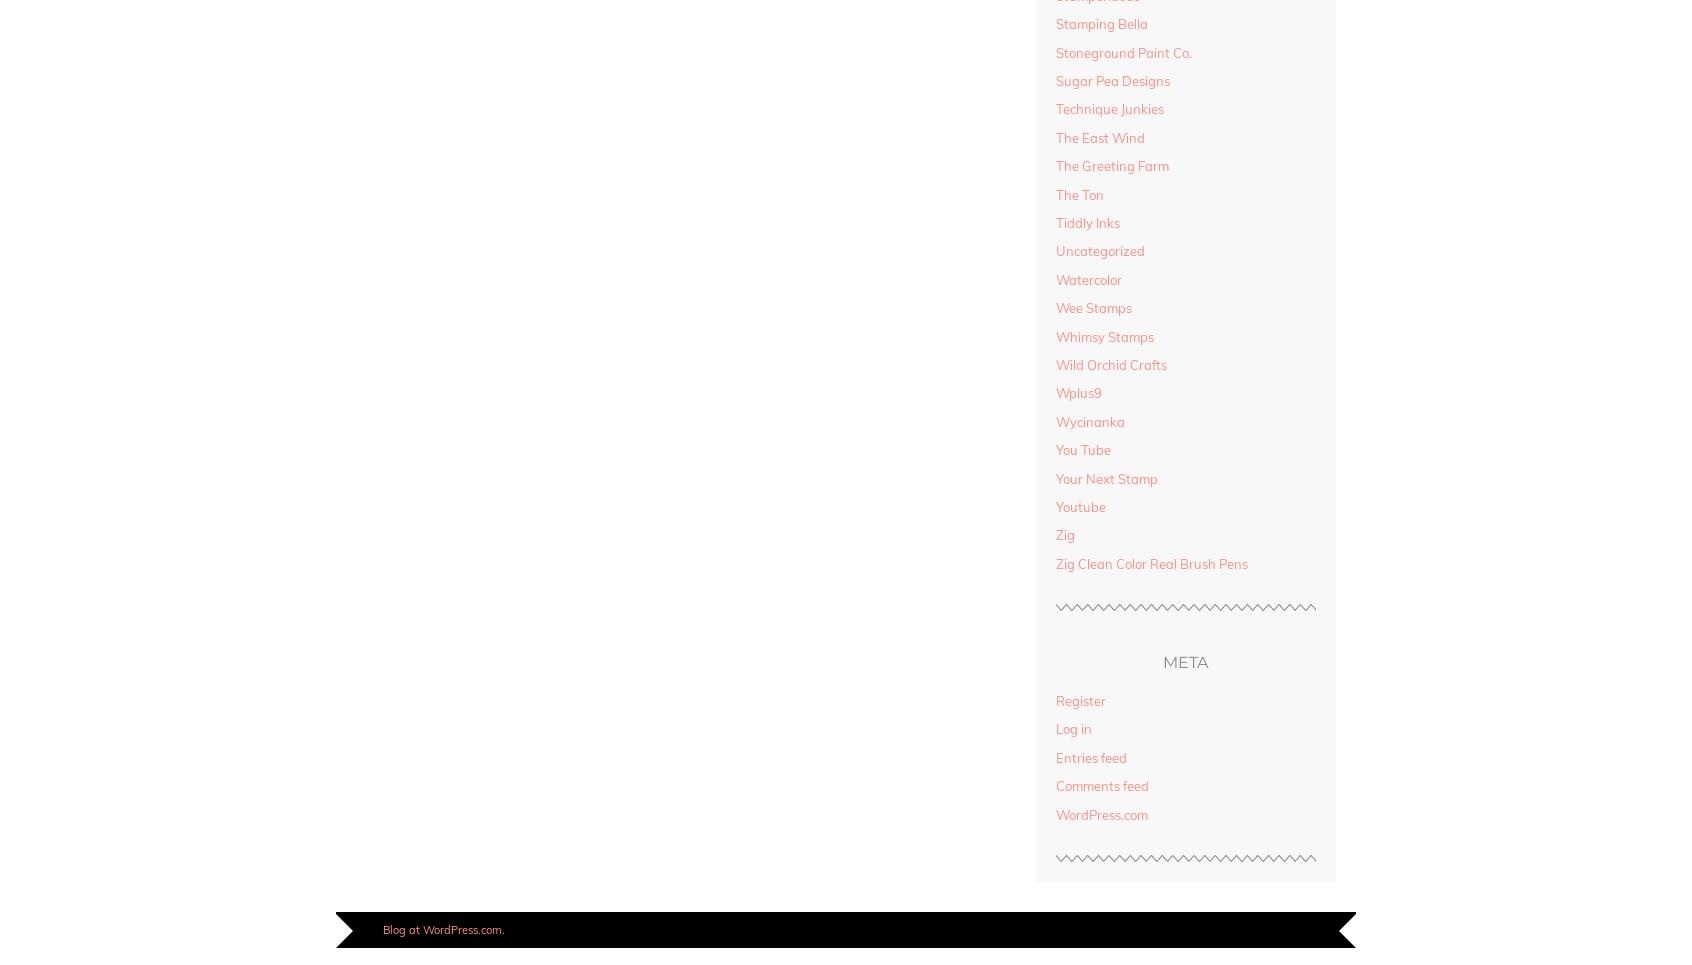  I want to click on 'Stoneground Paint Co.', so click(1122, 52).